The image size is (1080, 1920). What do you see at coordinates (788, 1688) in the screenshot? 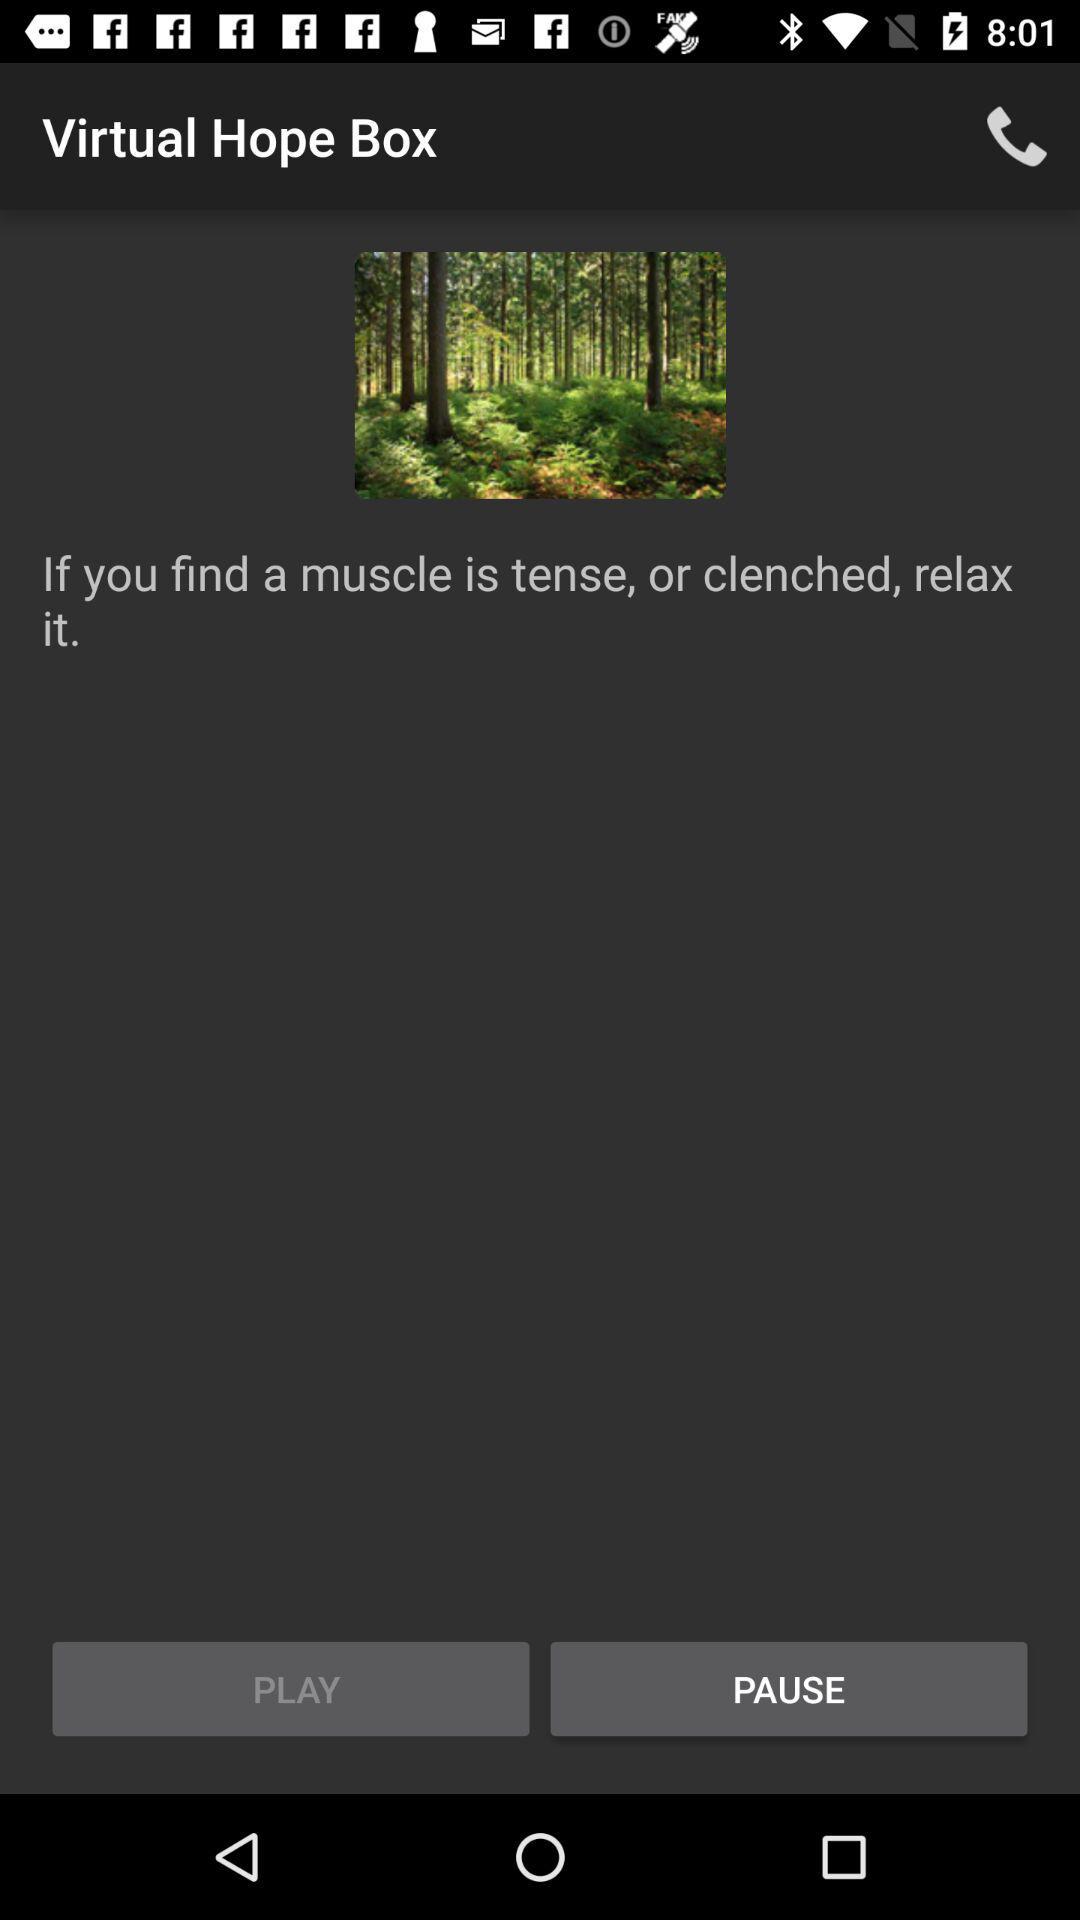
I see `the item to the right of play item` at bounding box center [788, 1688].